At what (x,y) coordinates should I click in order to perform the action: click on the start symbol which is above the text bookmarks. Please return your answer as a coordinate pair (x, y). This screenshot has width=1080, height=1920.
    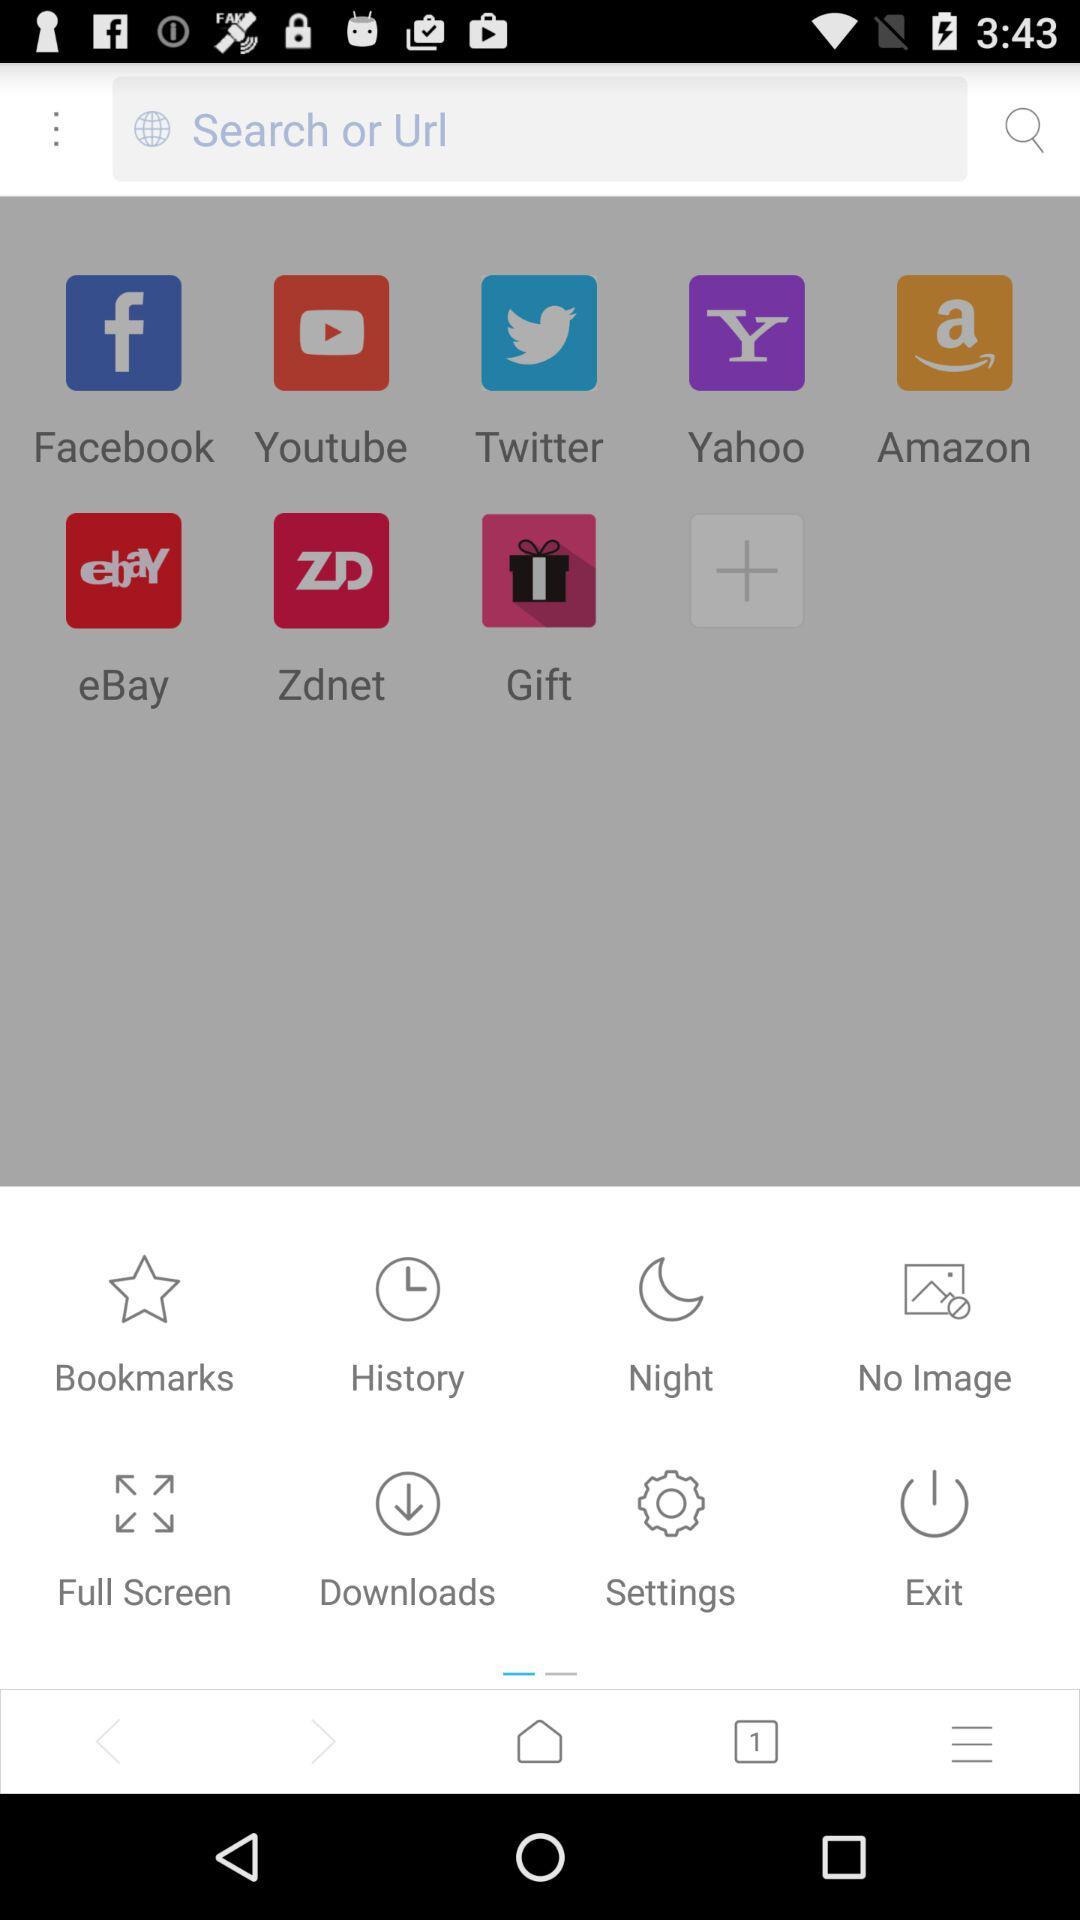
    Looking at the image, I should click on (144, 1289).